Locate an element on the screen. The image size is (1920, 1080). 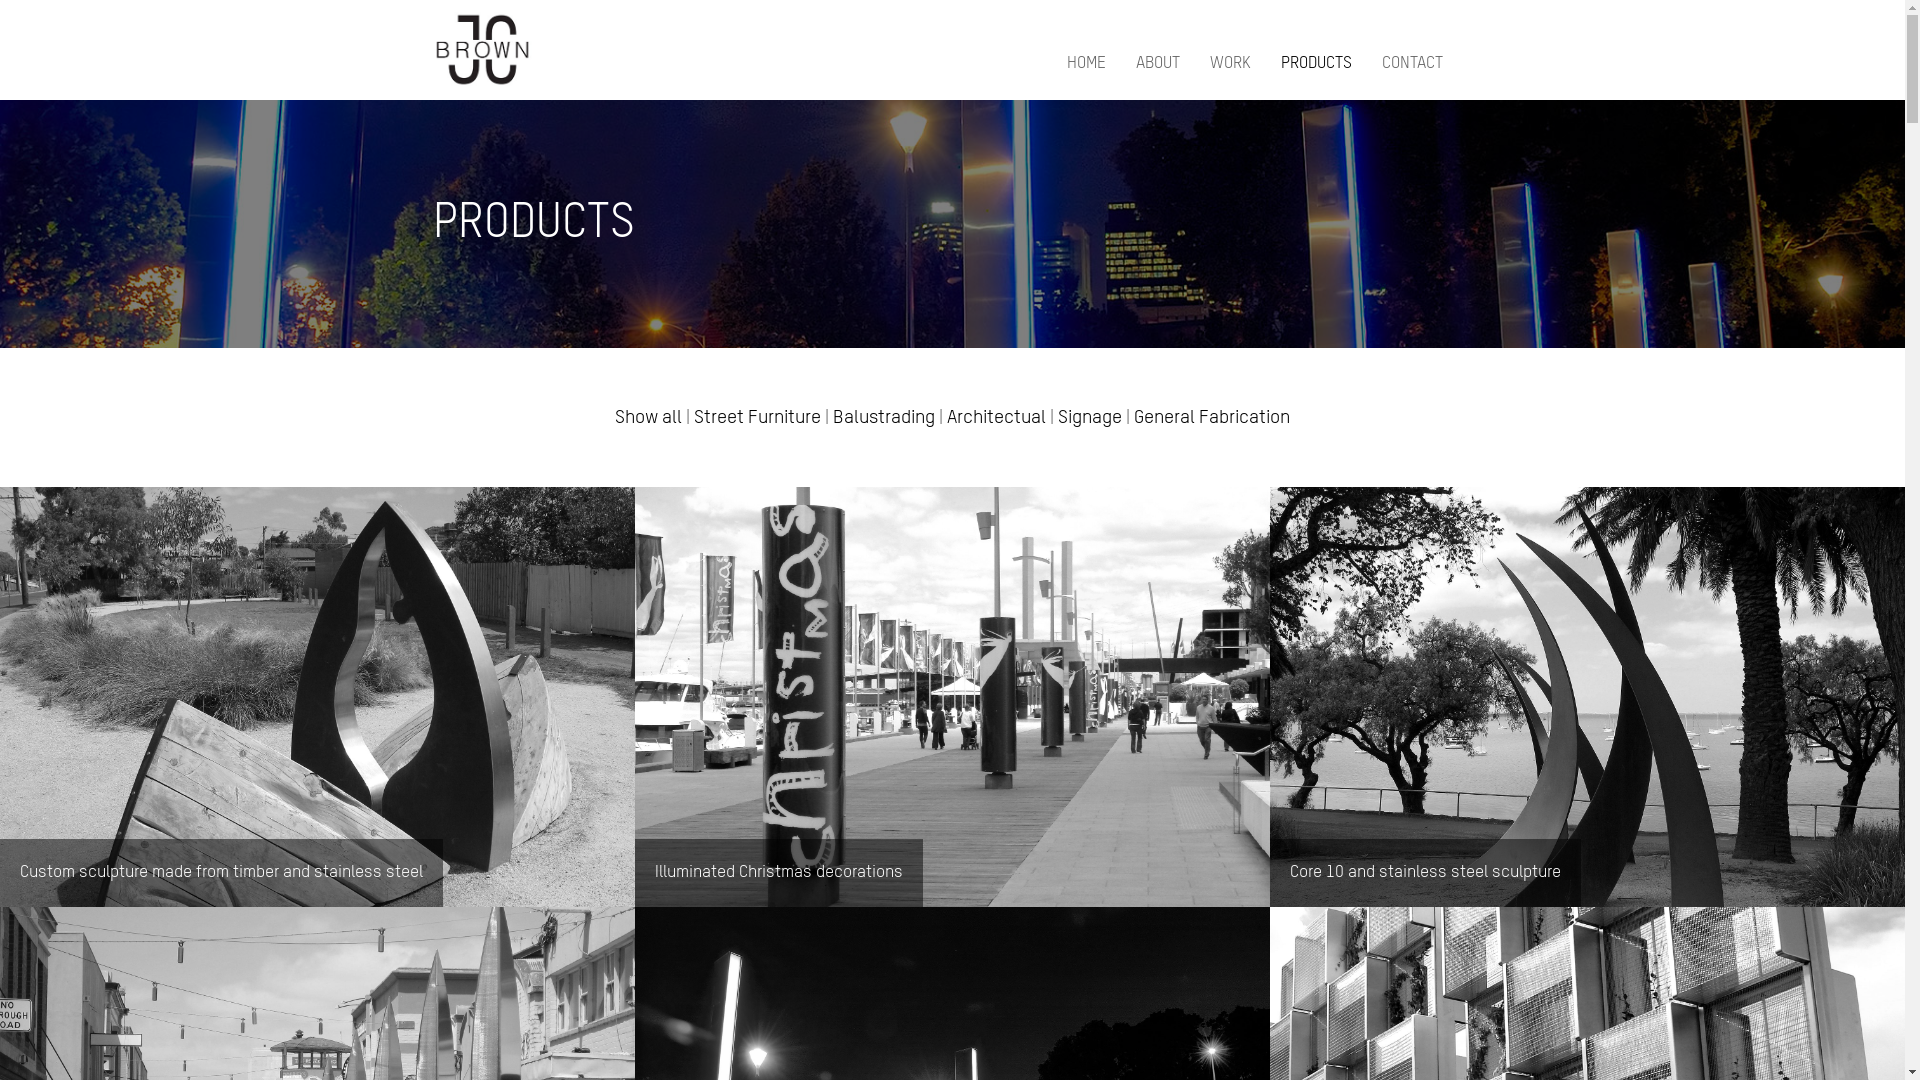
'JC Brown' is located at coordinates (431, 48).